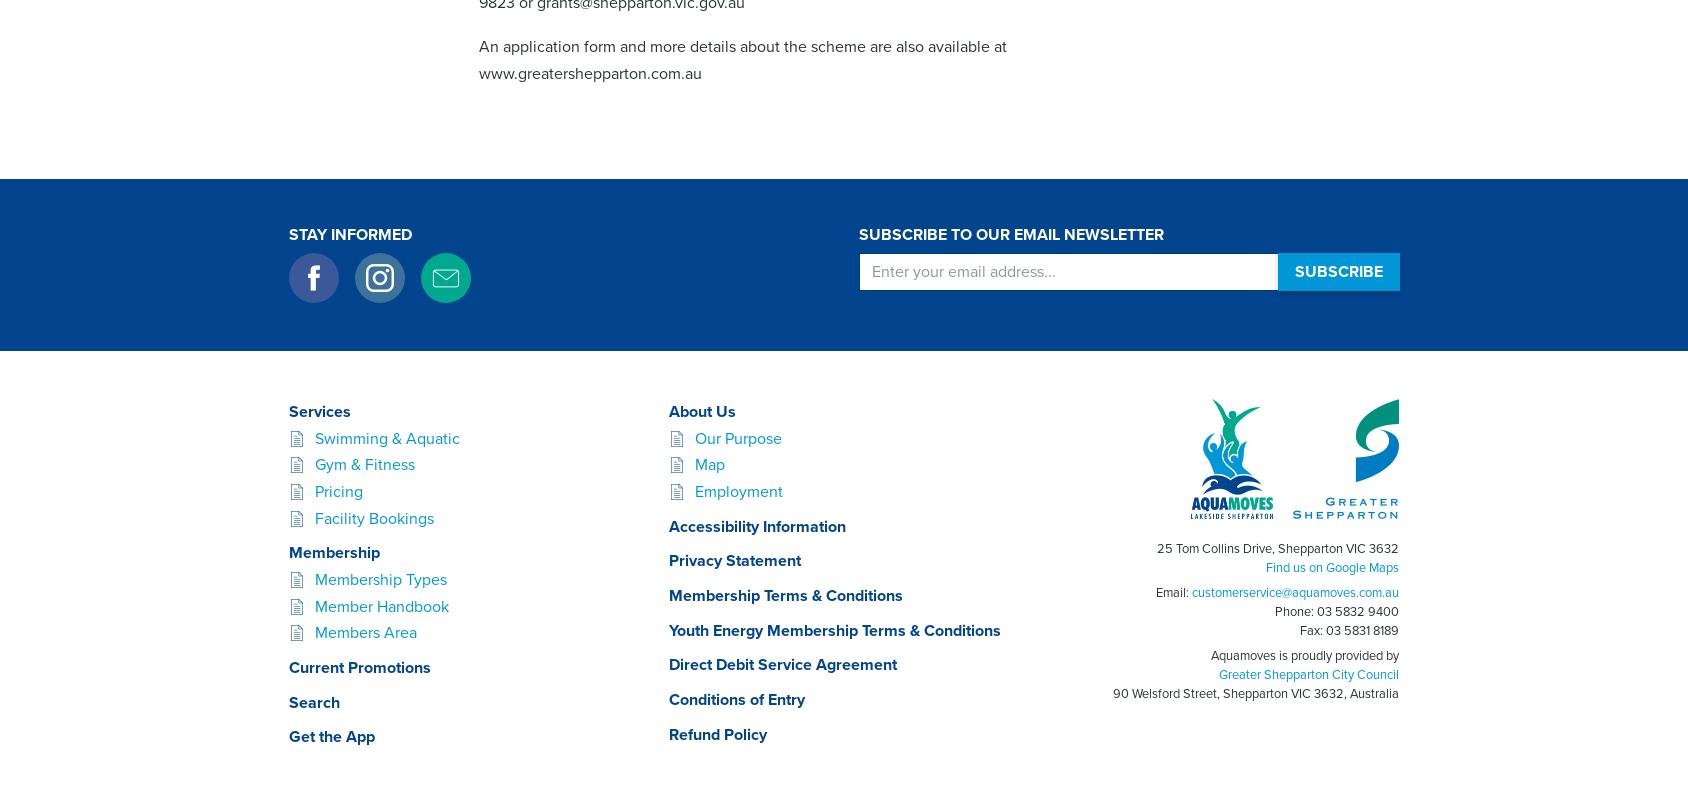  I want to click on 'Phone: 03 5832 9400', so click(1335, 610).